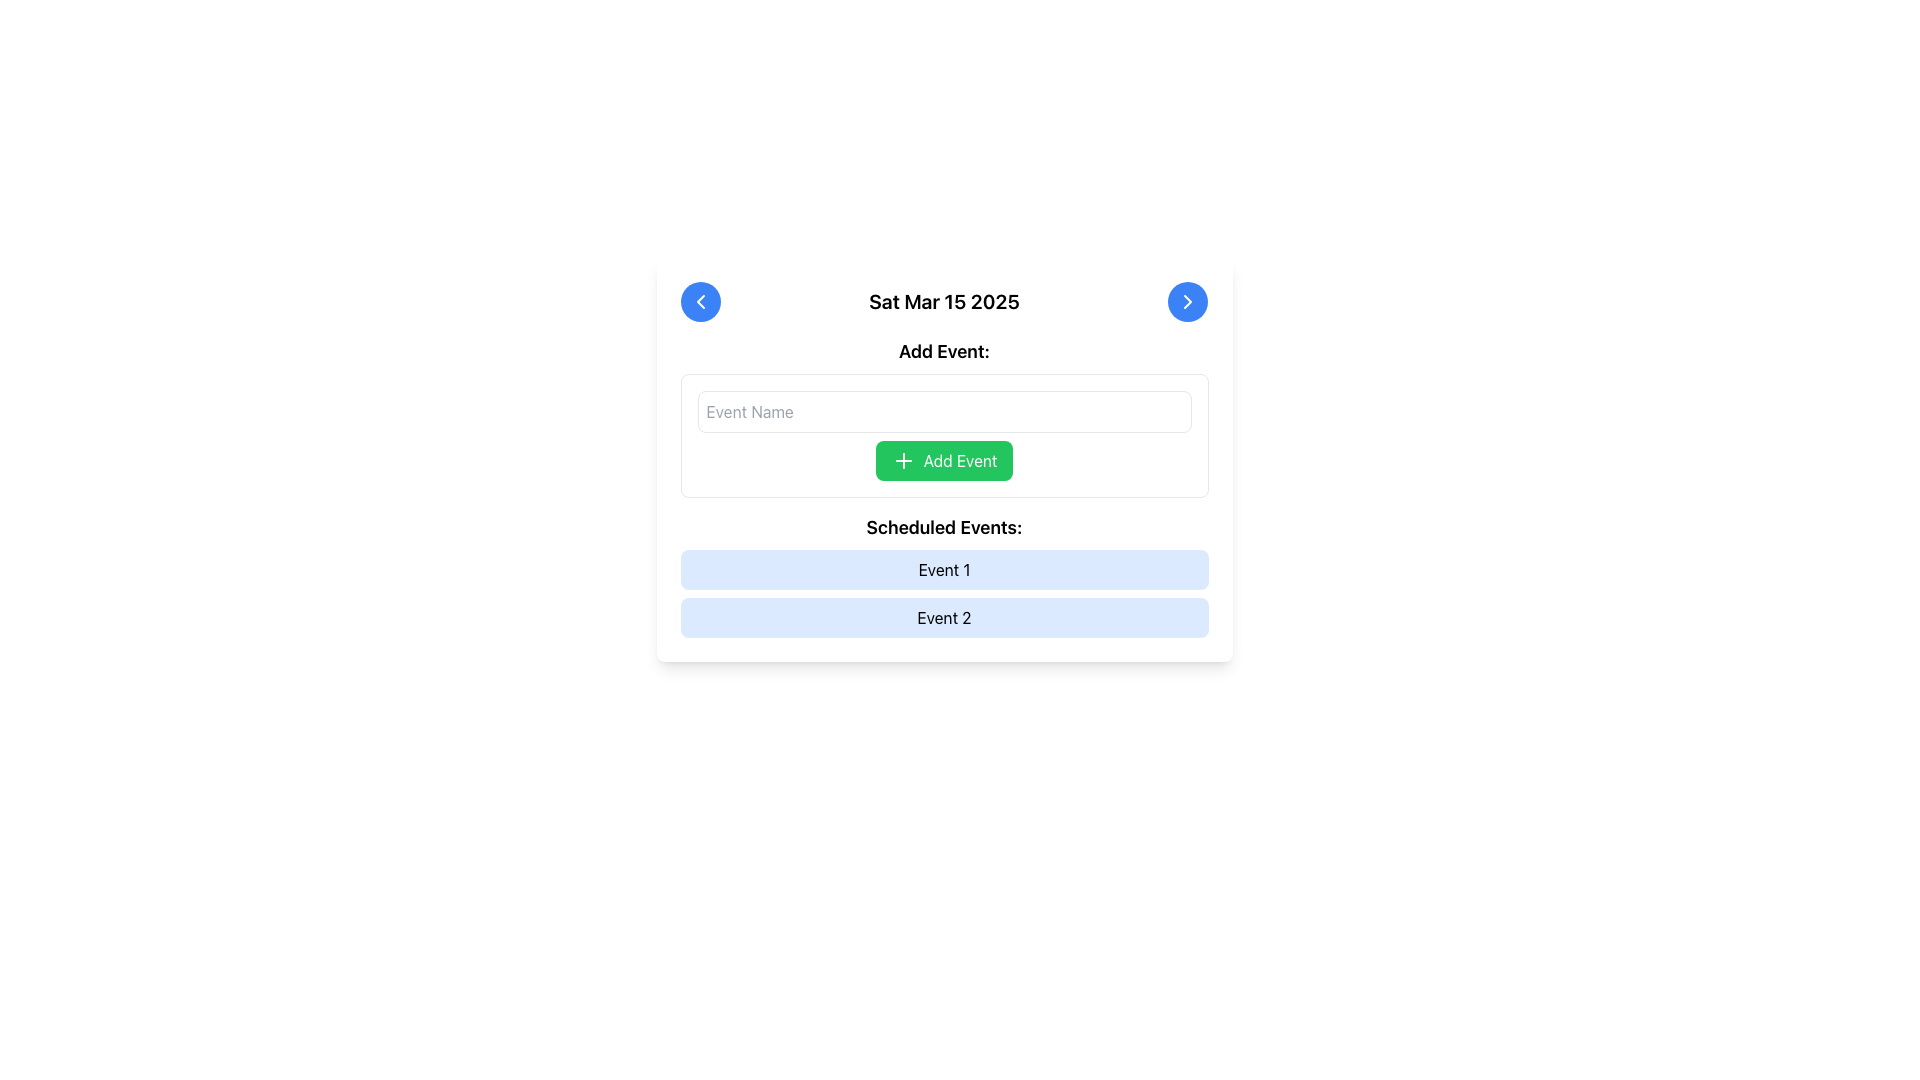  Describe the element at coordinates (943, 616) in the screenshot. I see `the label with the text 'Event 2', which is a rectangular component with rounded corners and a light blue background, located below the 'Scheduled Events:' label` at that location.